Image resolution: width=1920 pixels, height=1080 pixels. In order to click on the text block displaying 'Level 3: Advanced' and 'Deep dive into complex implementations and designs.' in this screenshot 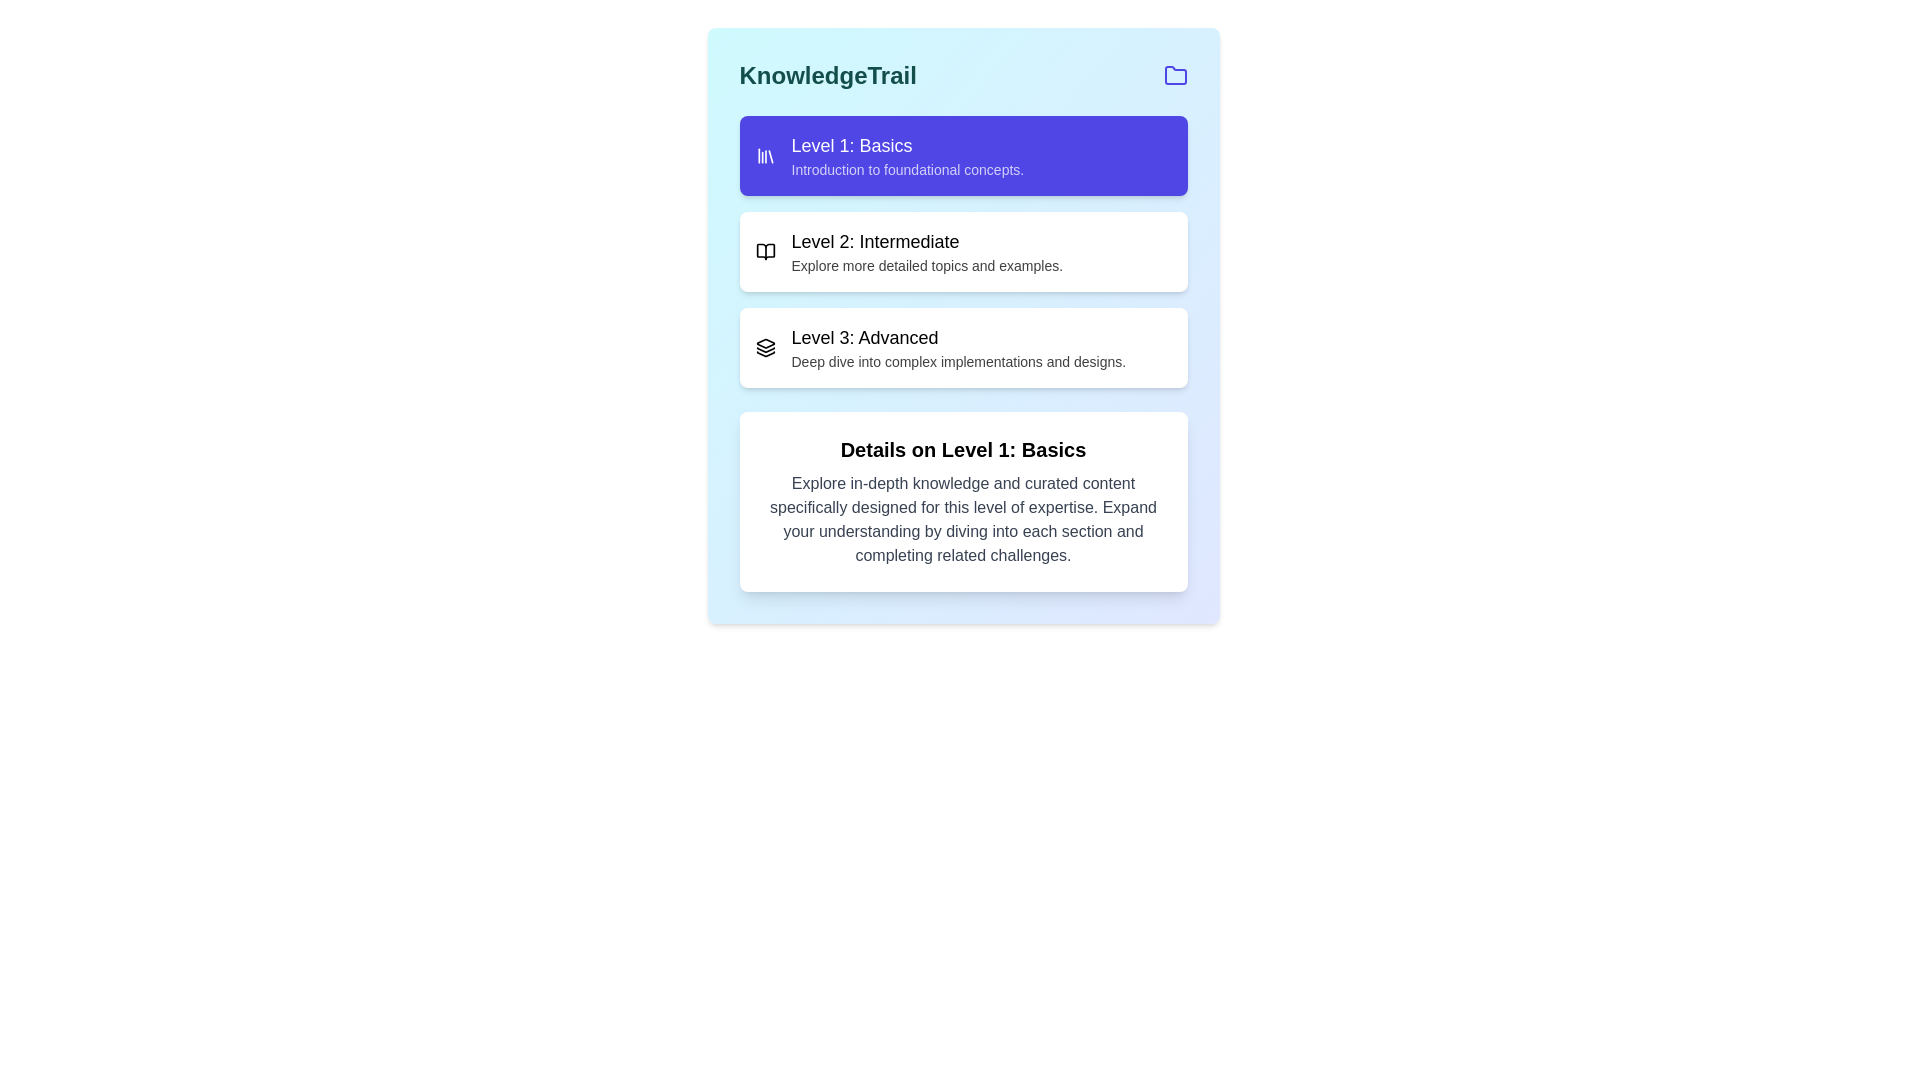, I will do `click(957, 346)`.